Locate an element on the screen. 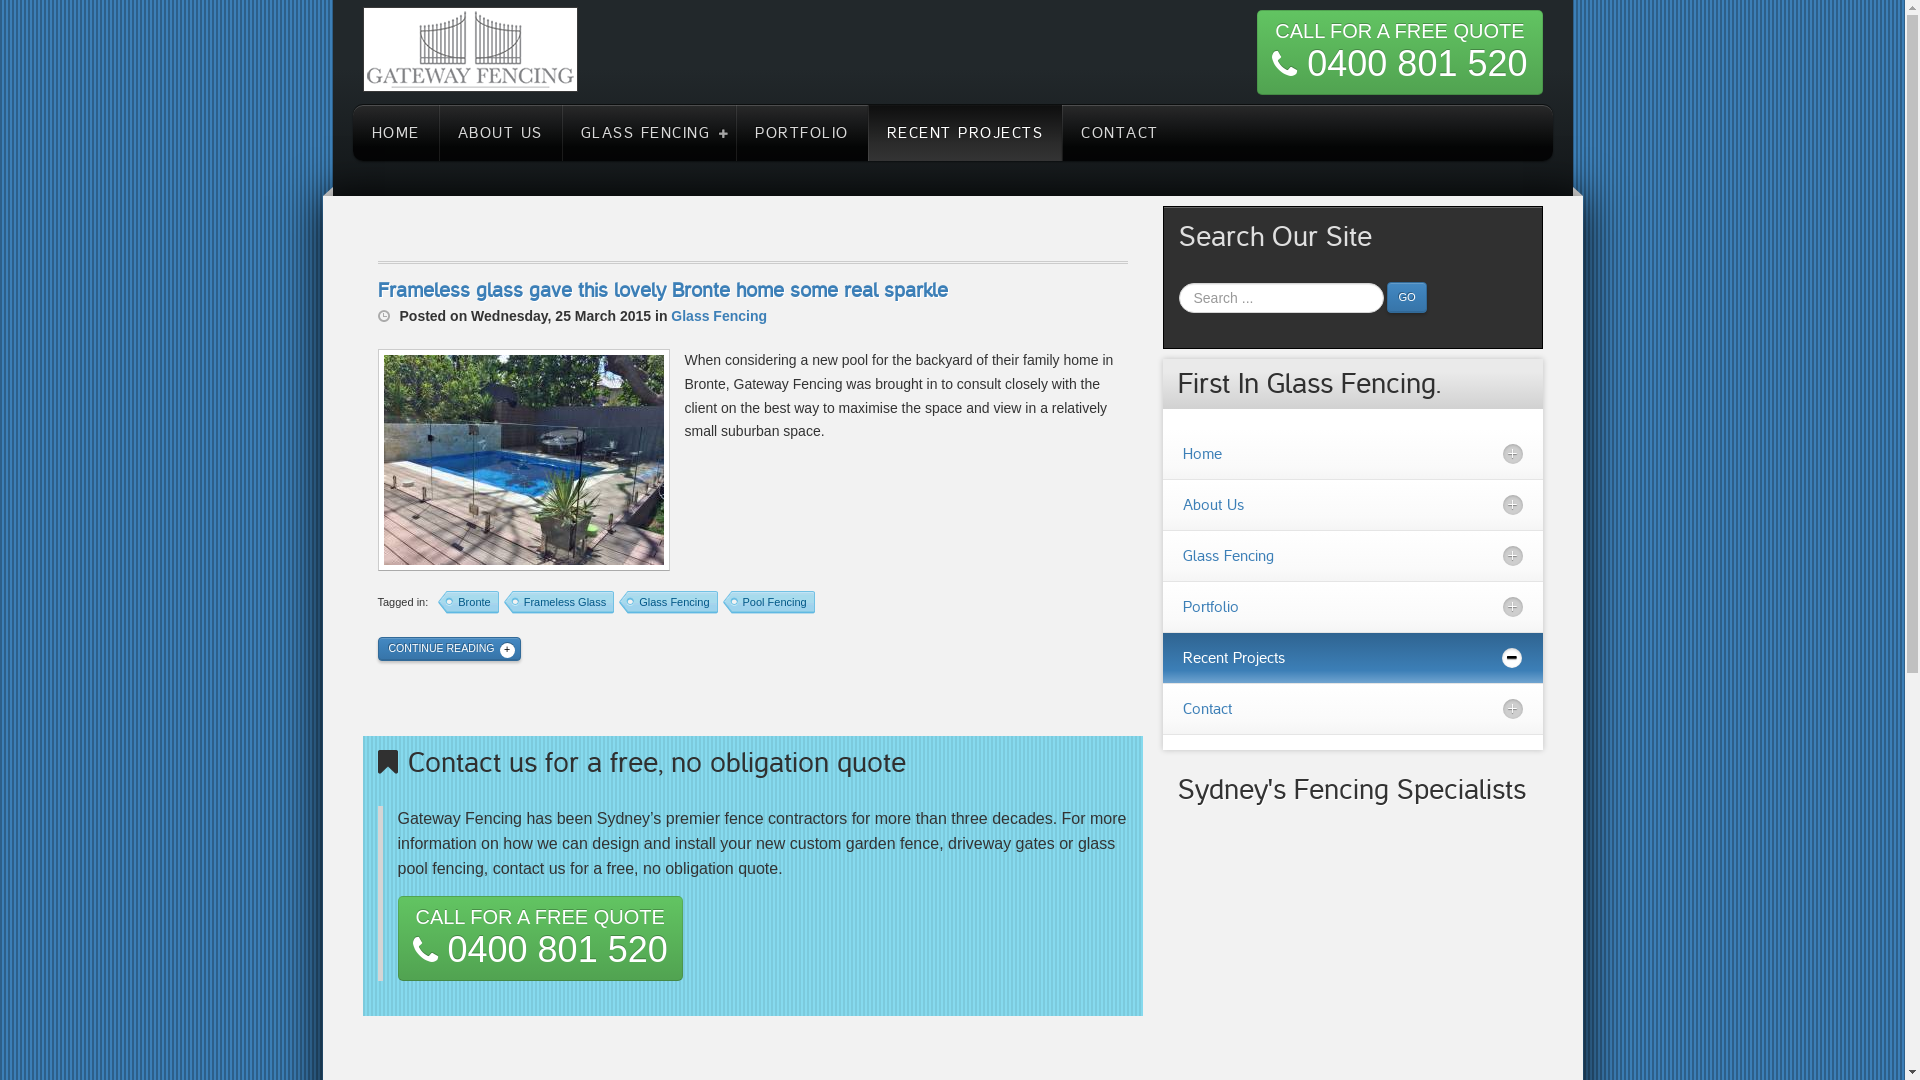 This screenshot has height=1080, width=1920. 'Bronte' is located at coordinates (467, 601).